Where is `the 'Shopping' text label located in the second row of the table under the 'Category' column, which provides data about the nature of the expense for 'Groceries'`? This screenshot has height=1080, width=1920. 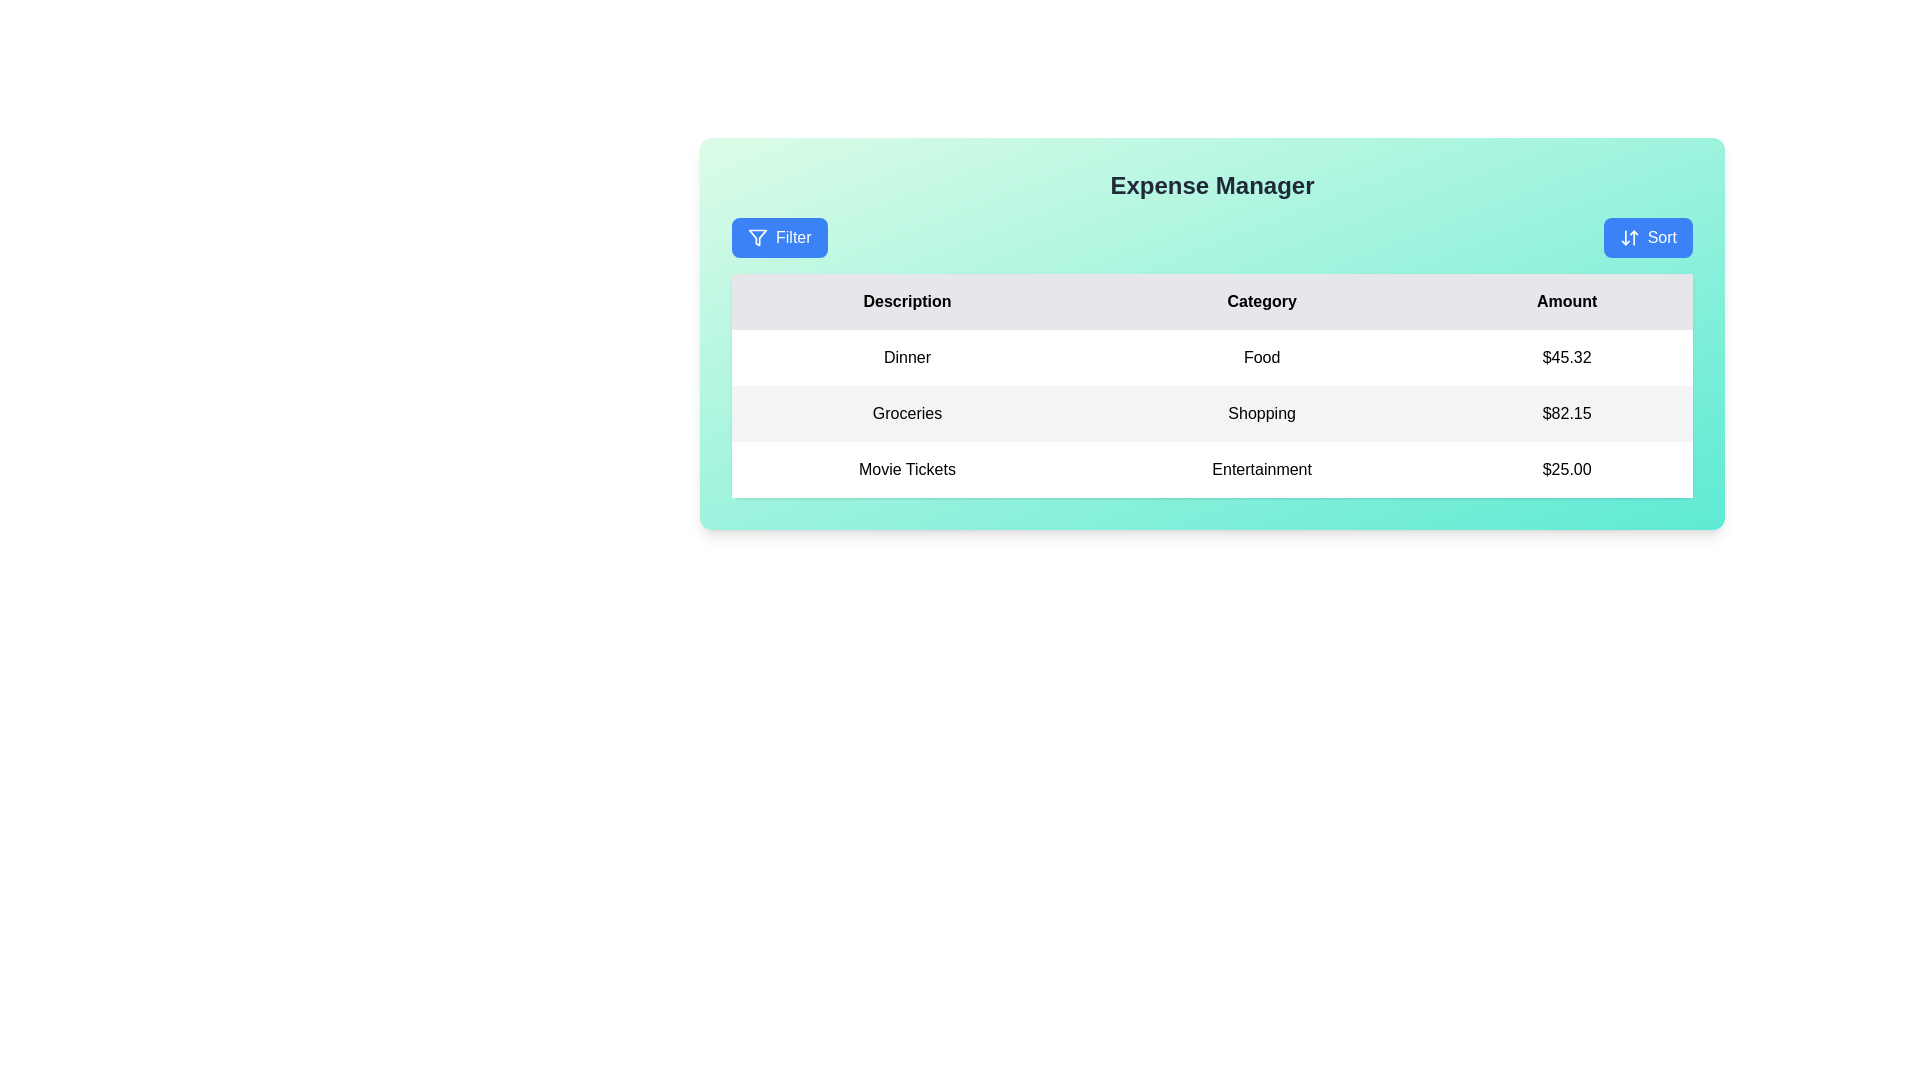 the 'Shopping' text label located in the second row of the table under the 'Category' column, which provides data about the nature of the expense for 'Groceries' is located at coordinates (1261, 412).